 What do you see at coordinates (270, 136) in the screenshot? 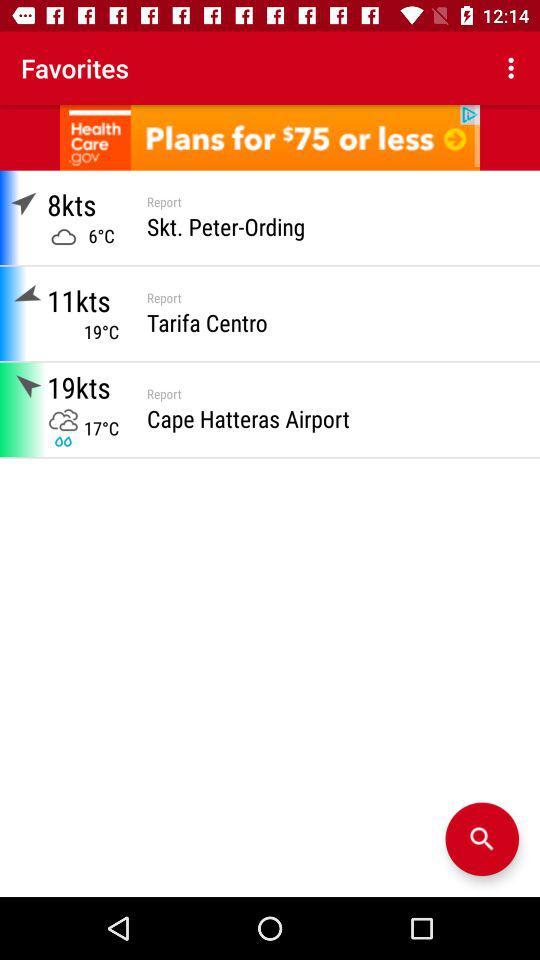
I see `this advertisement` at bounding box center [270, 136].